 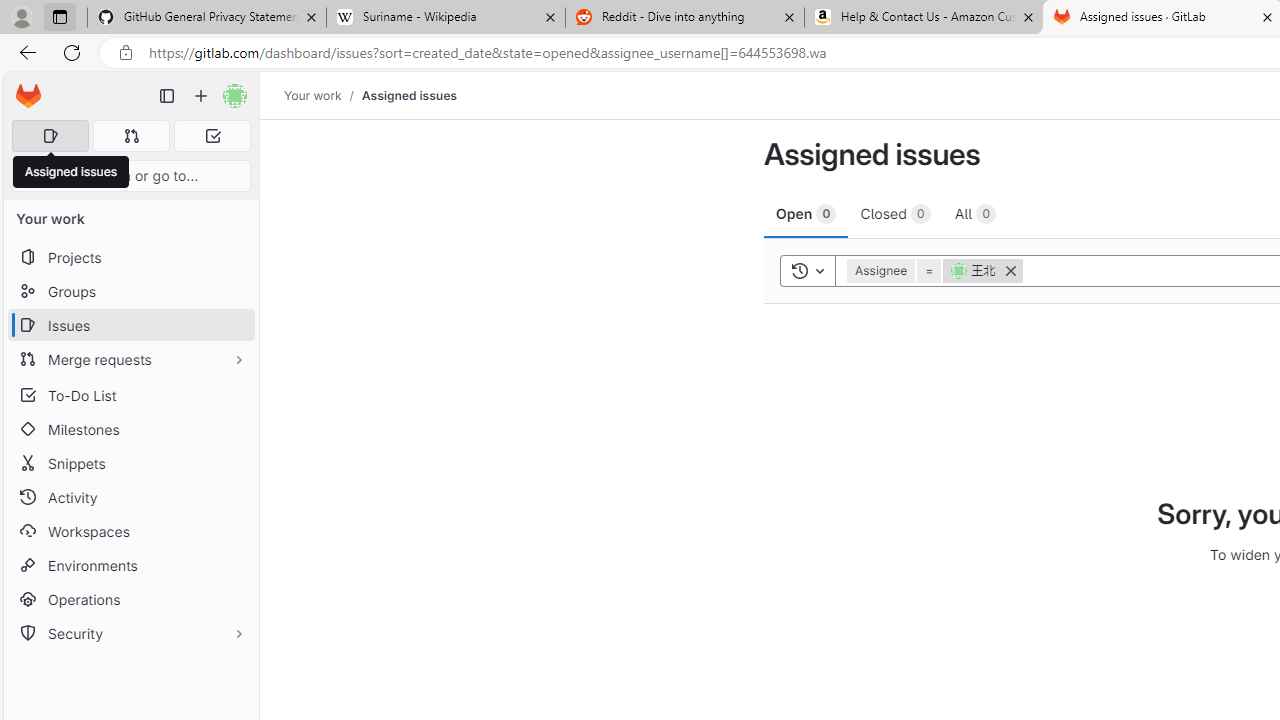 What do you see at coordinates (130, 135) in the screenshot?
I see `'Merge requests 0'` at bounding box center [130, 135].